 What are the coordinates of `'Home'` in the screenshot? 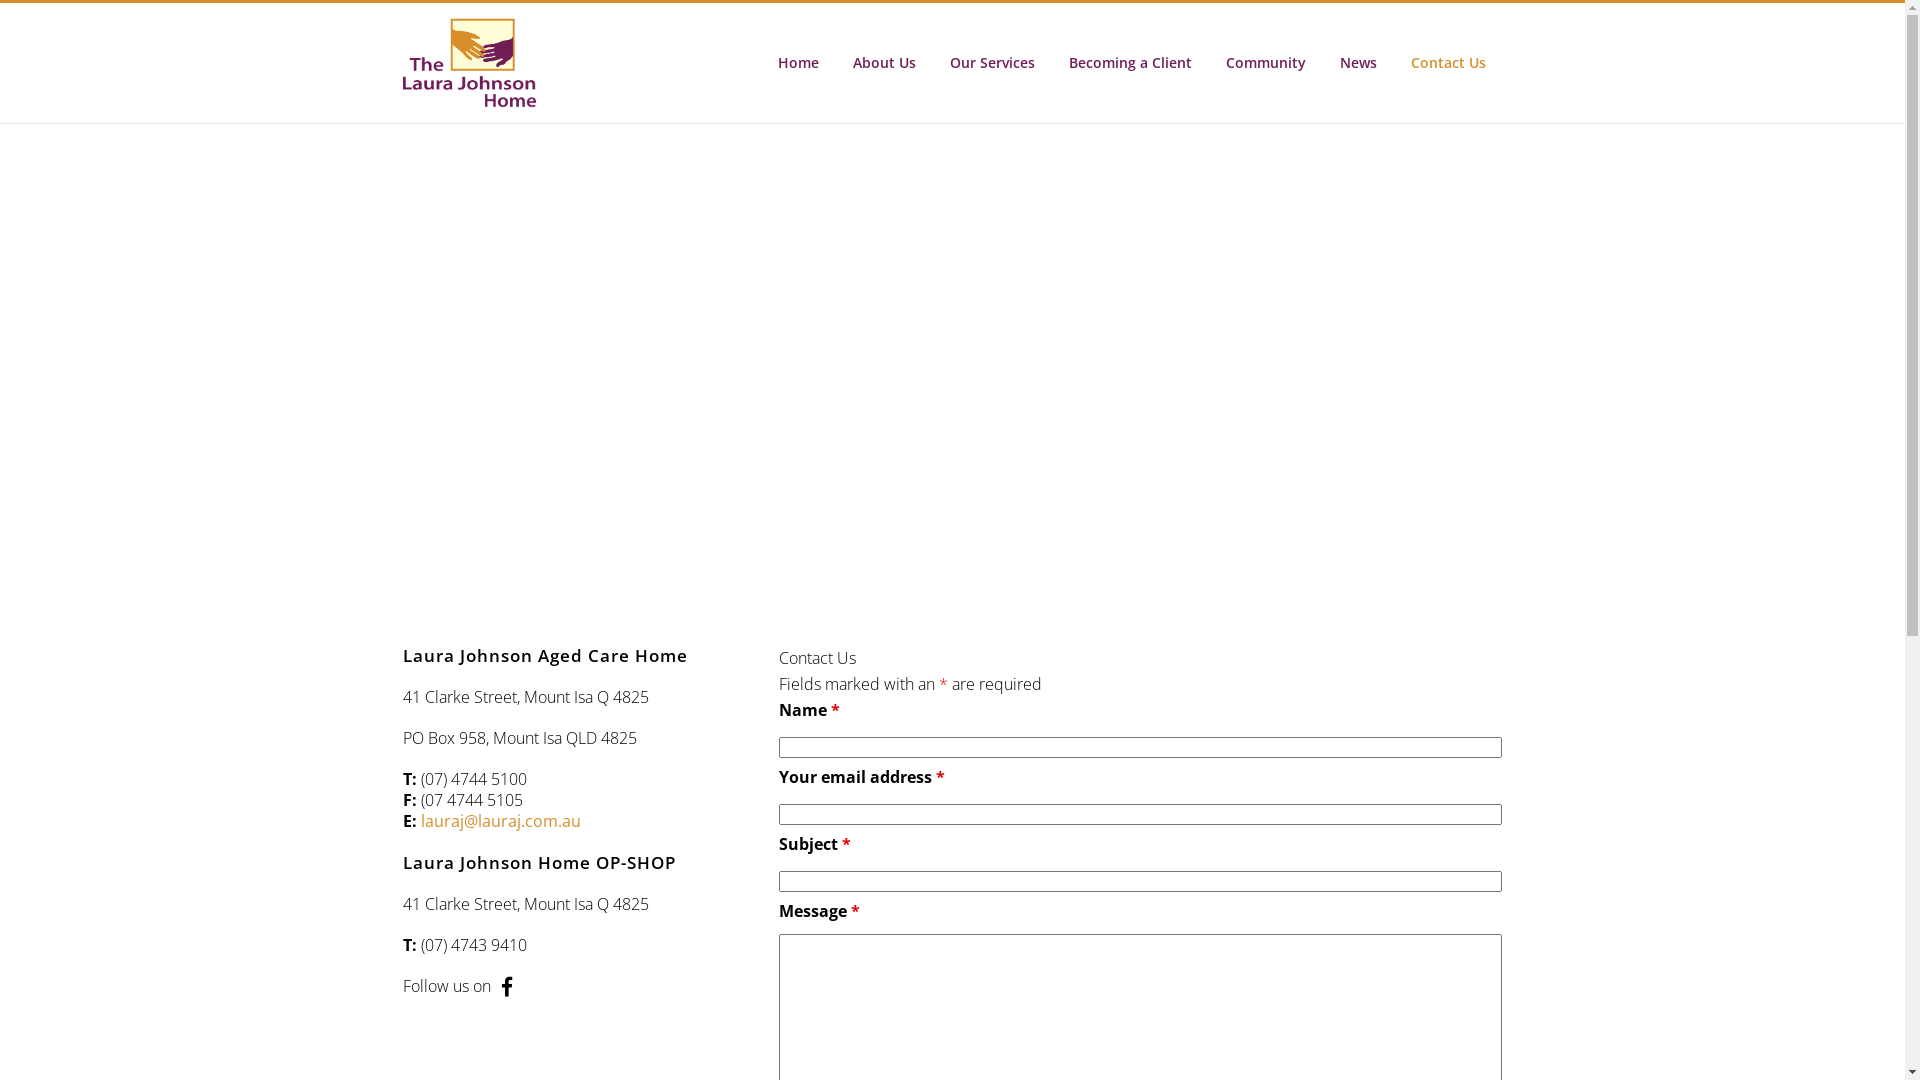 It's located at (758, 61).